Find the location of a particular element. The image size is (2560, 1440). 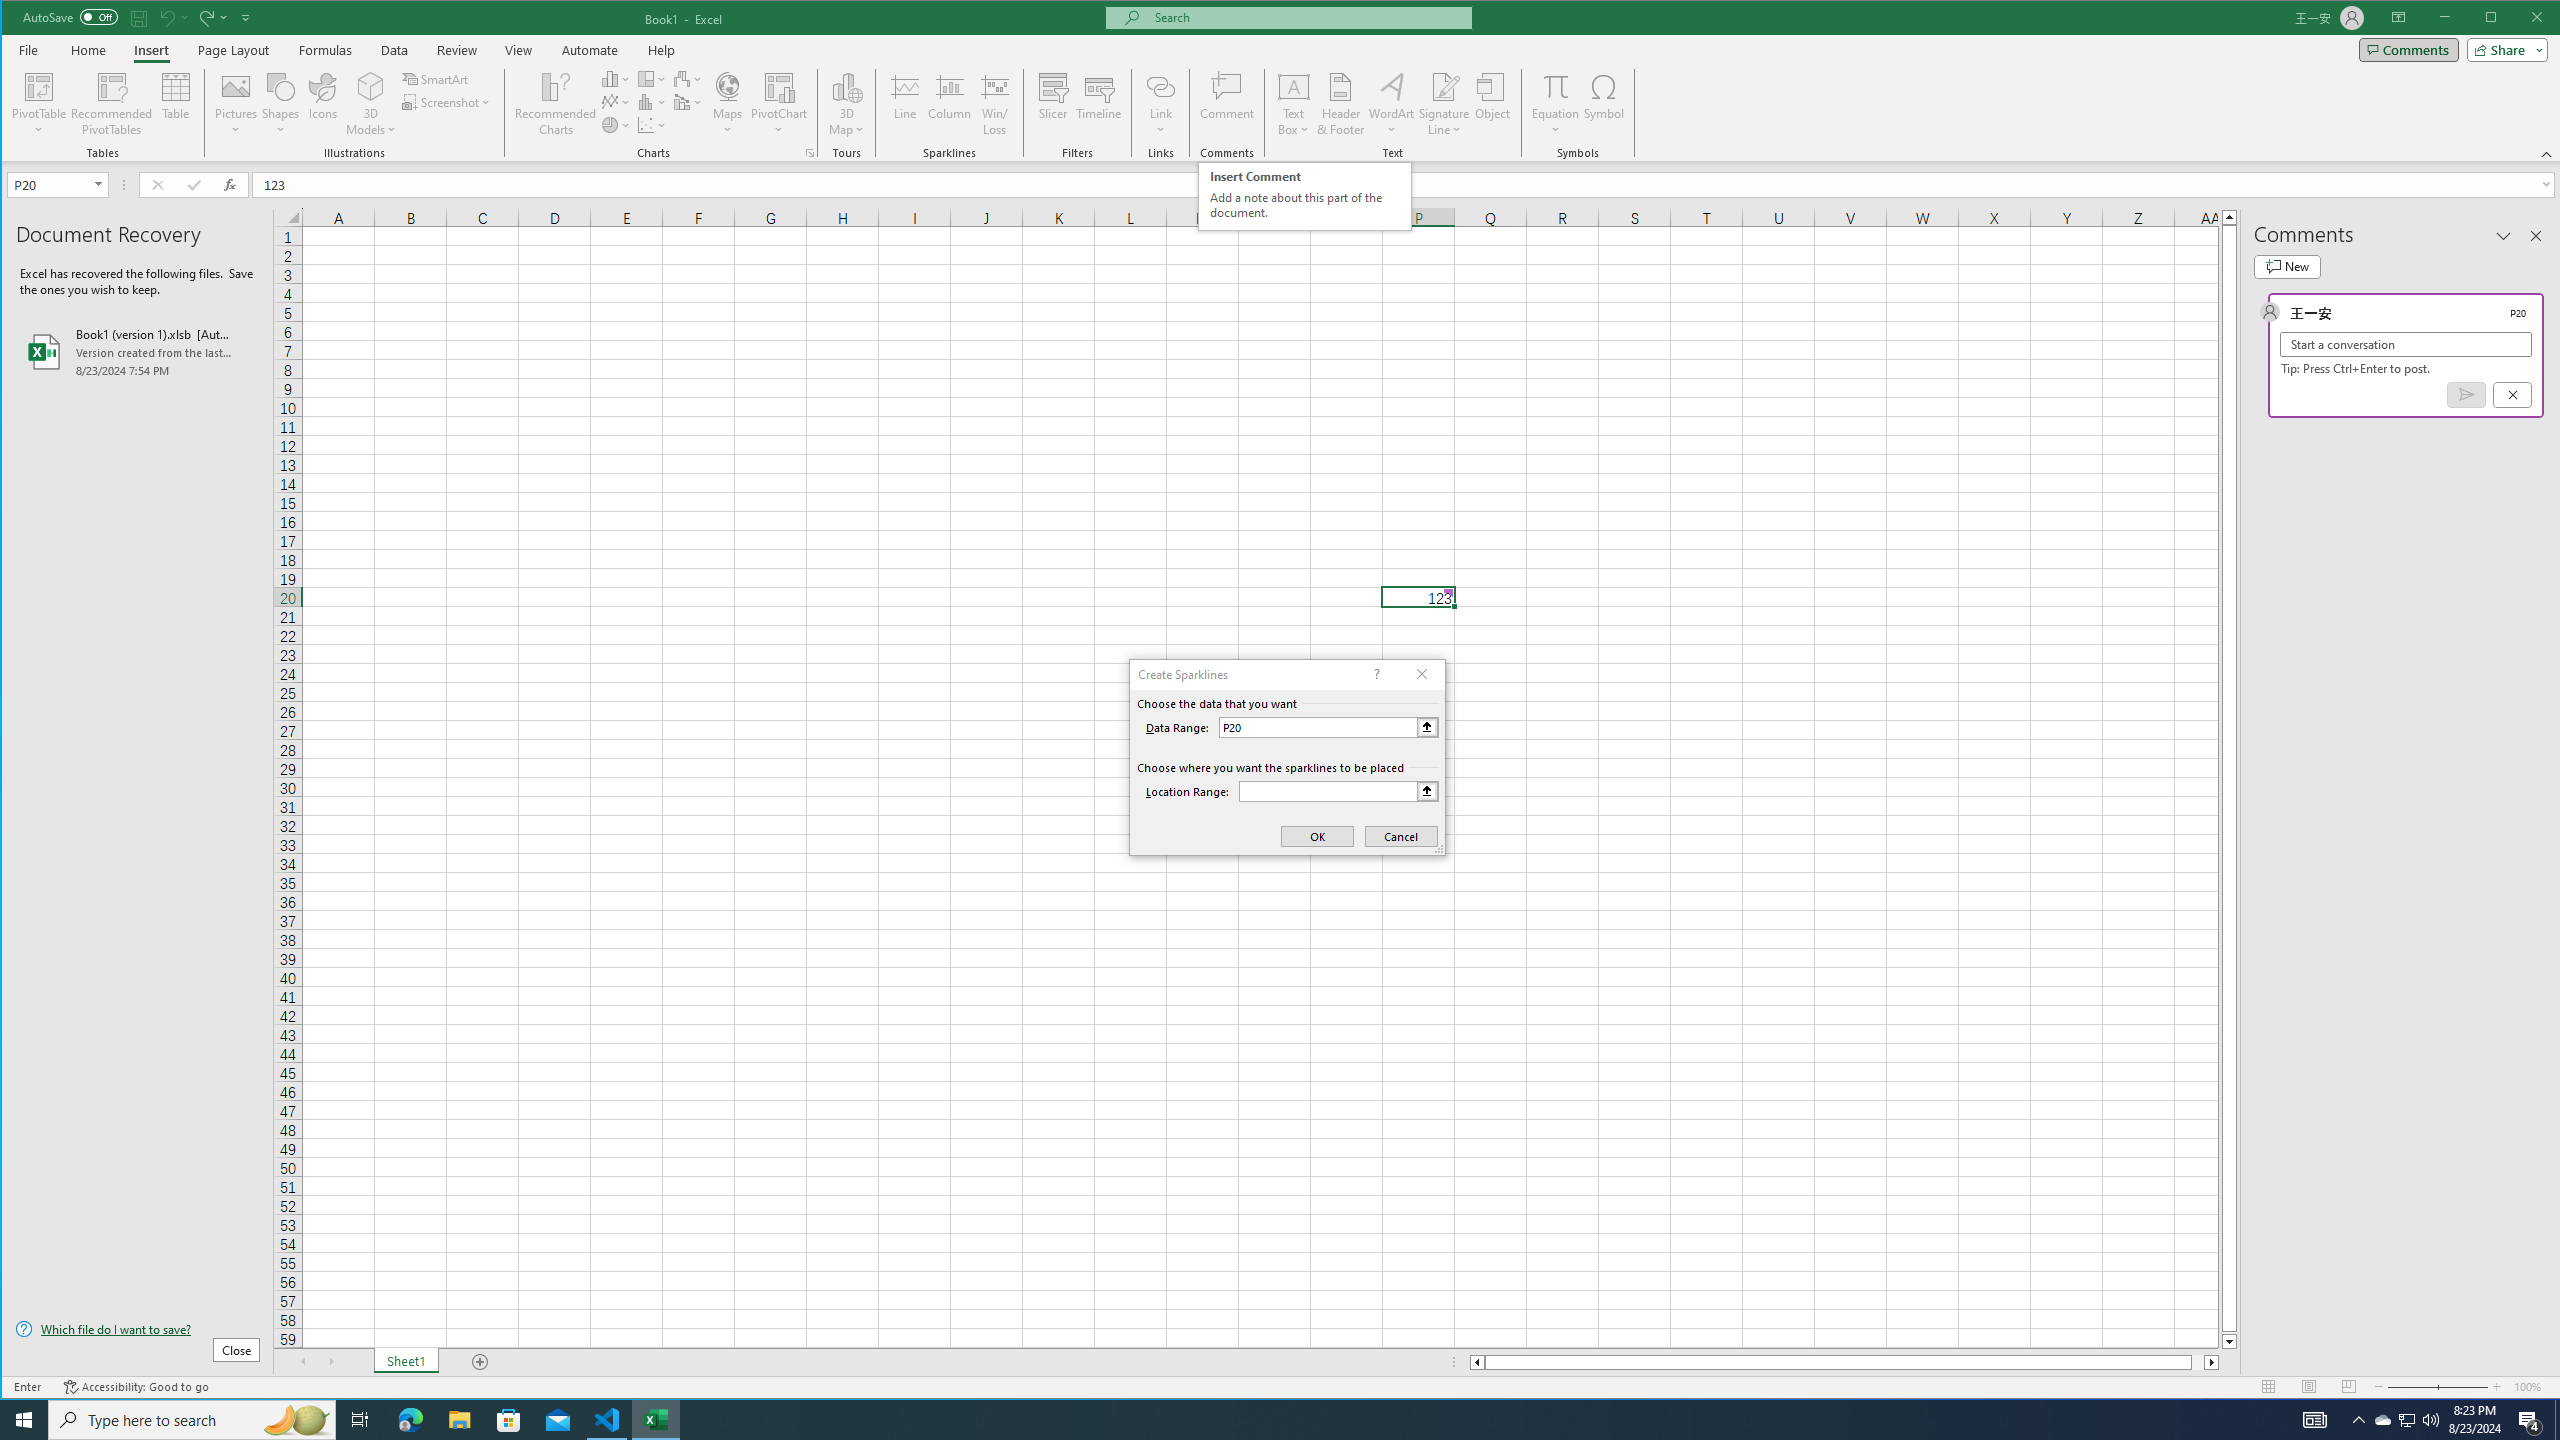

'Insert Scatter (X, Y) or Bubble Chart' is located at coordinates (652, 125).